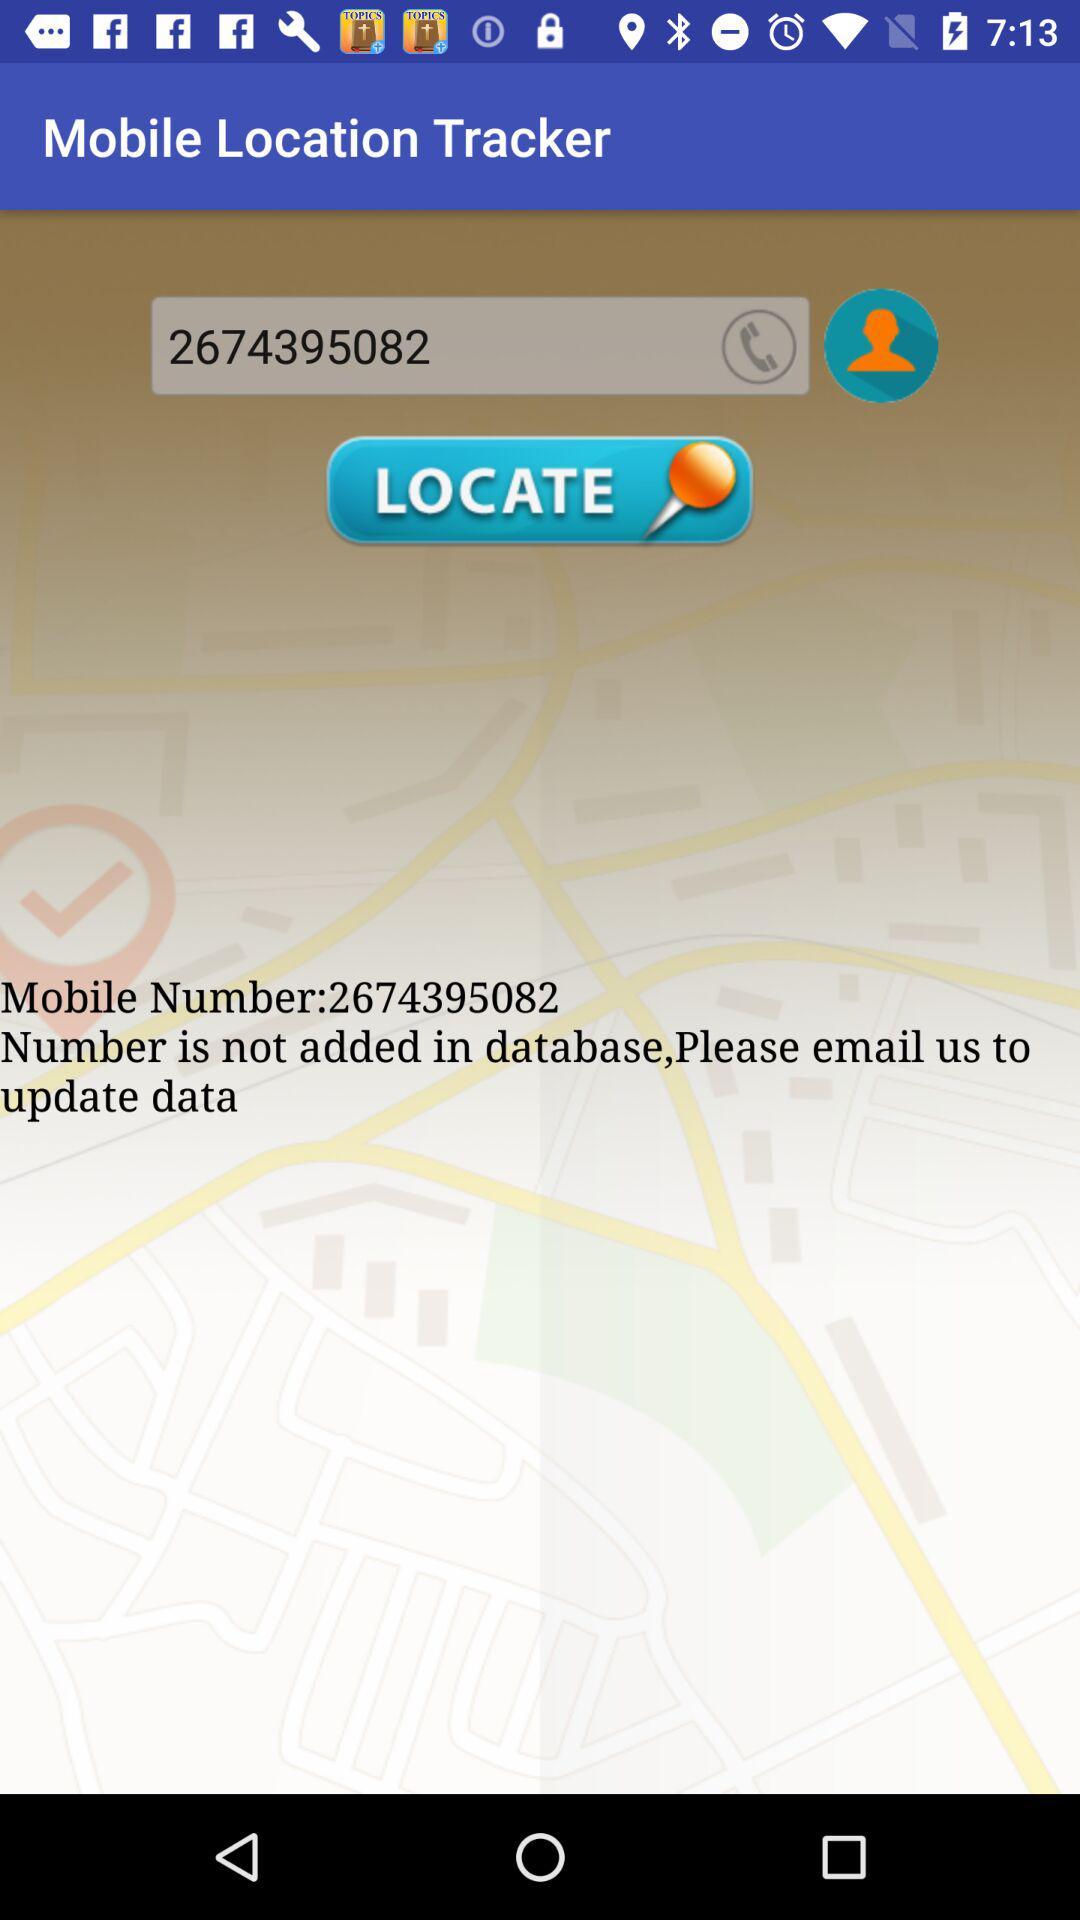  Describe the element at coordinates (880, 345) in the screenshot. I see `photo` at that location.